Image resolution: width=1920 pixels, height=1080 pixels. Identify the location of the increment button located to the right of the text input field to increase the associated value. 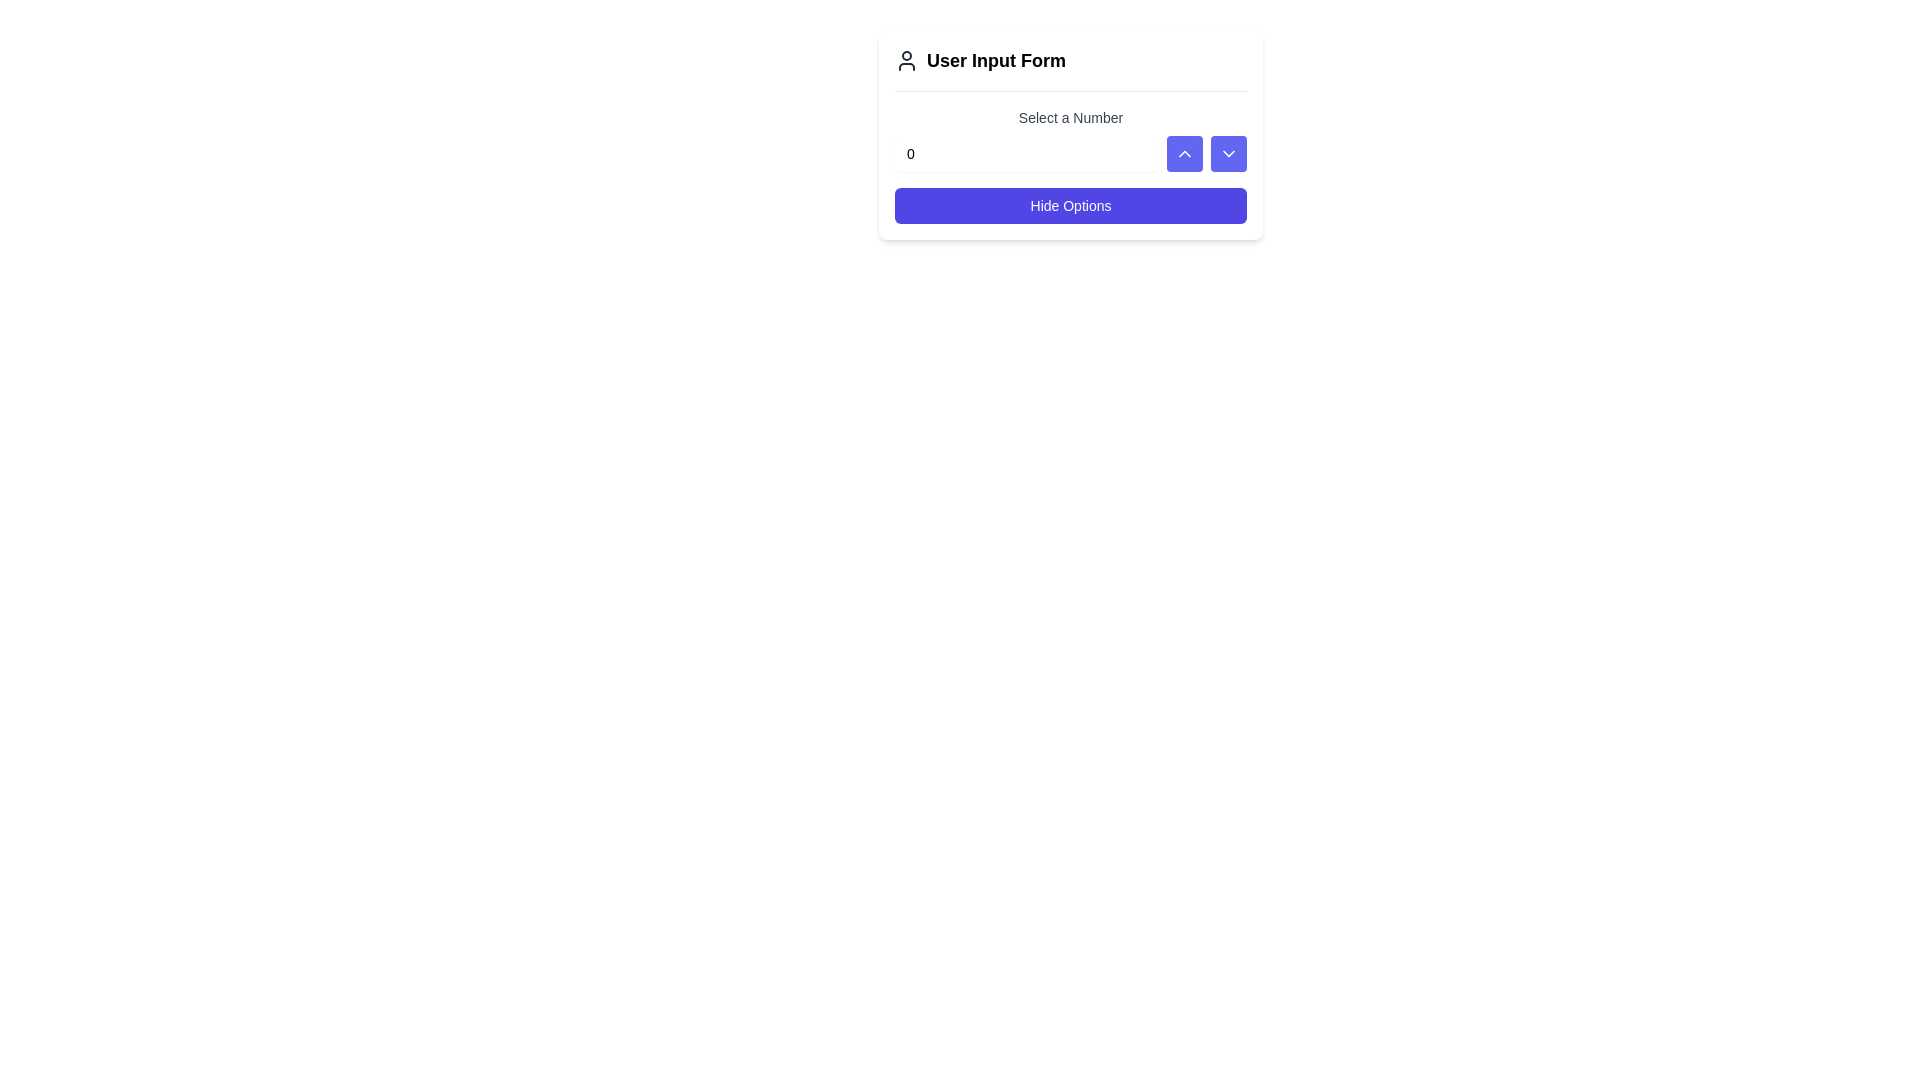
(1185, 153).